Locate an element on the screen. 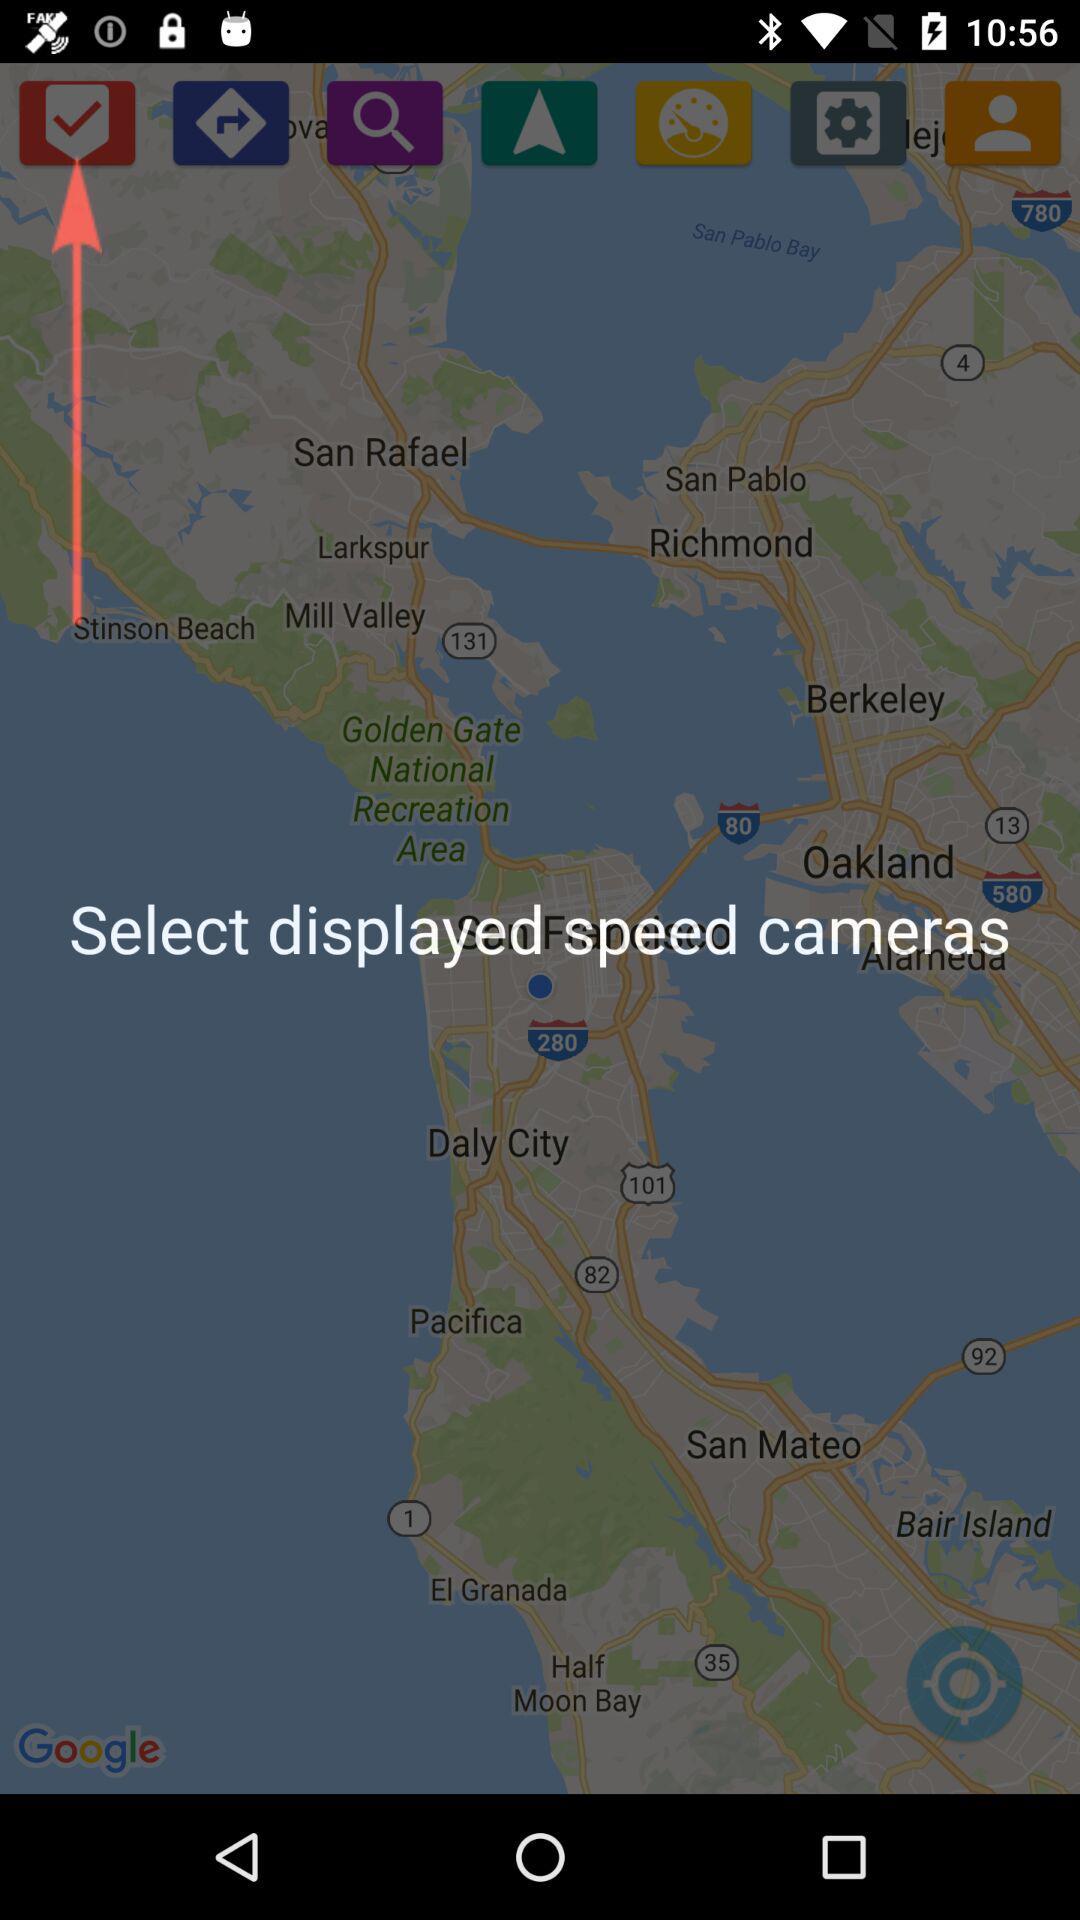  the location_crosshair icon is located at coordinates (963, 1693).